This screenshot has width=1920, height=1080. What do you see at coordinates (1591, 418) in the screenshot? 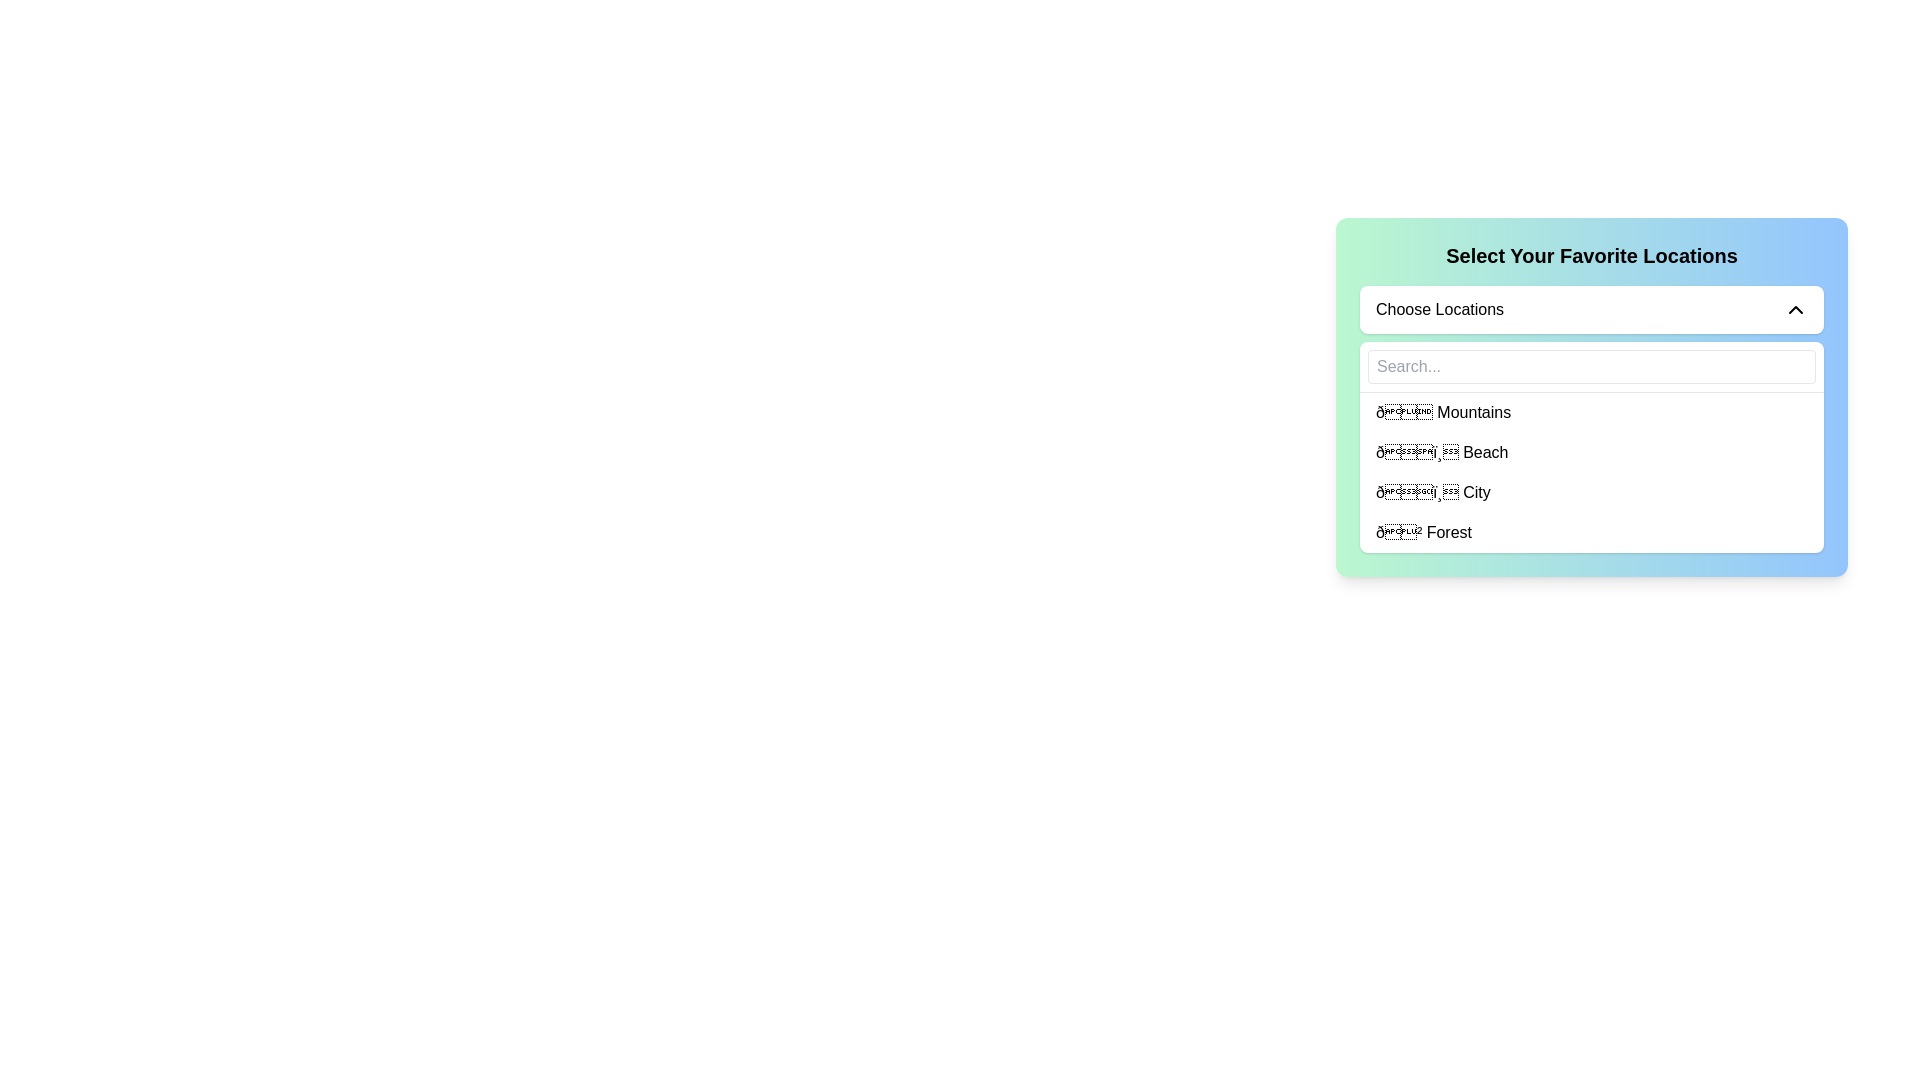
I see `the items in the dropdown menu located below the title 'Select Your Favorite Locations'` at bounding box center [1591, 418].